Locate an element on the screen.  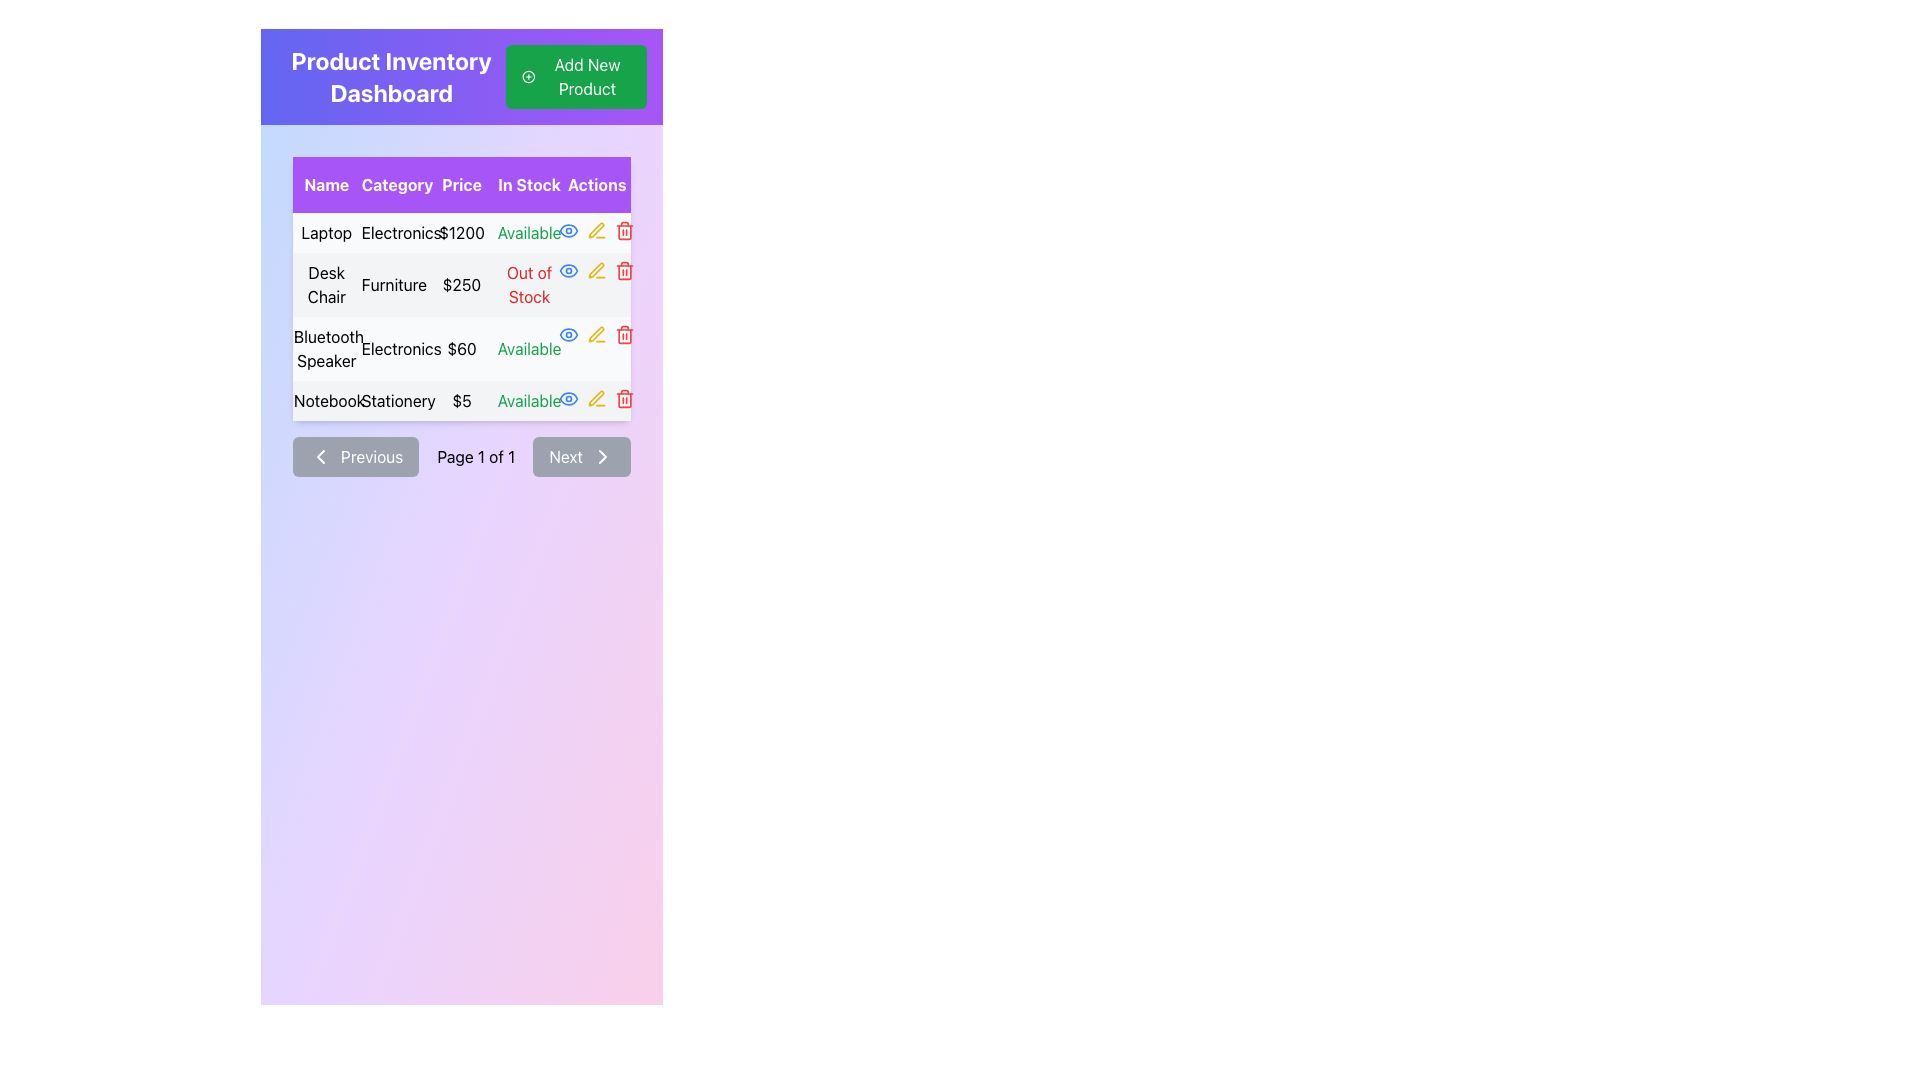
the header label indicating the contents of the last column in the table, which displays action buttons like edit and delete is located at coordinates (596, 185).